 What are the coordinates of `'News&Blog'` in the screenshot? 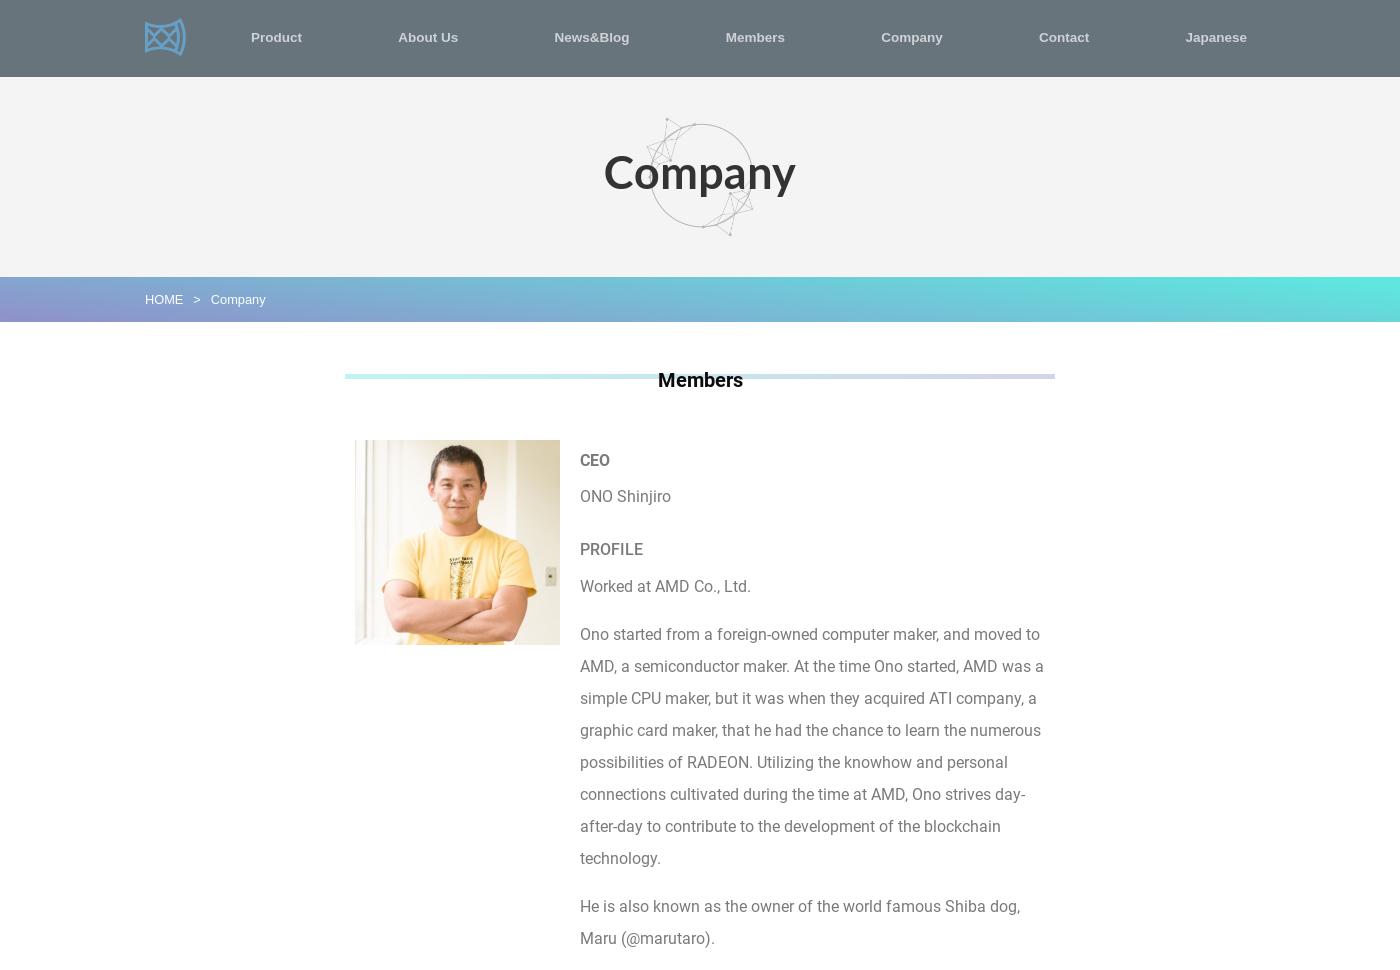 It's located at (591, 37).